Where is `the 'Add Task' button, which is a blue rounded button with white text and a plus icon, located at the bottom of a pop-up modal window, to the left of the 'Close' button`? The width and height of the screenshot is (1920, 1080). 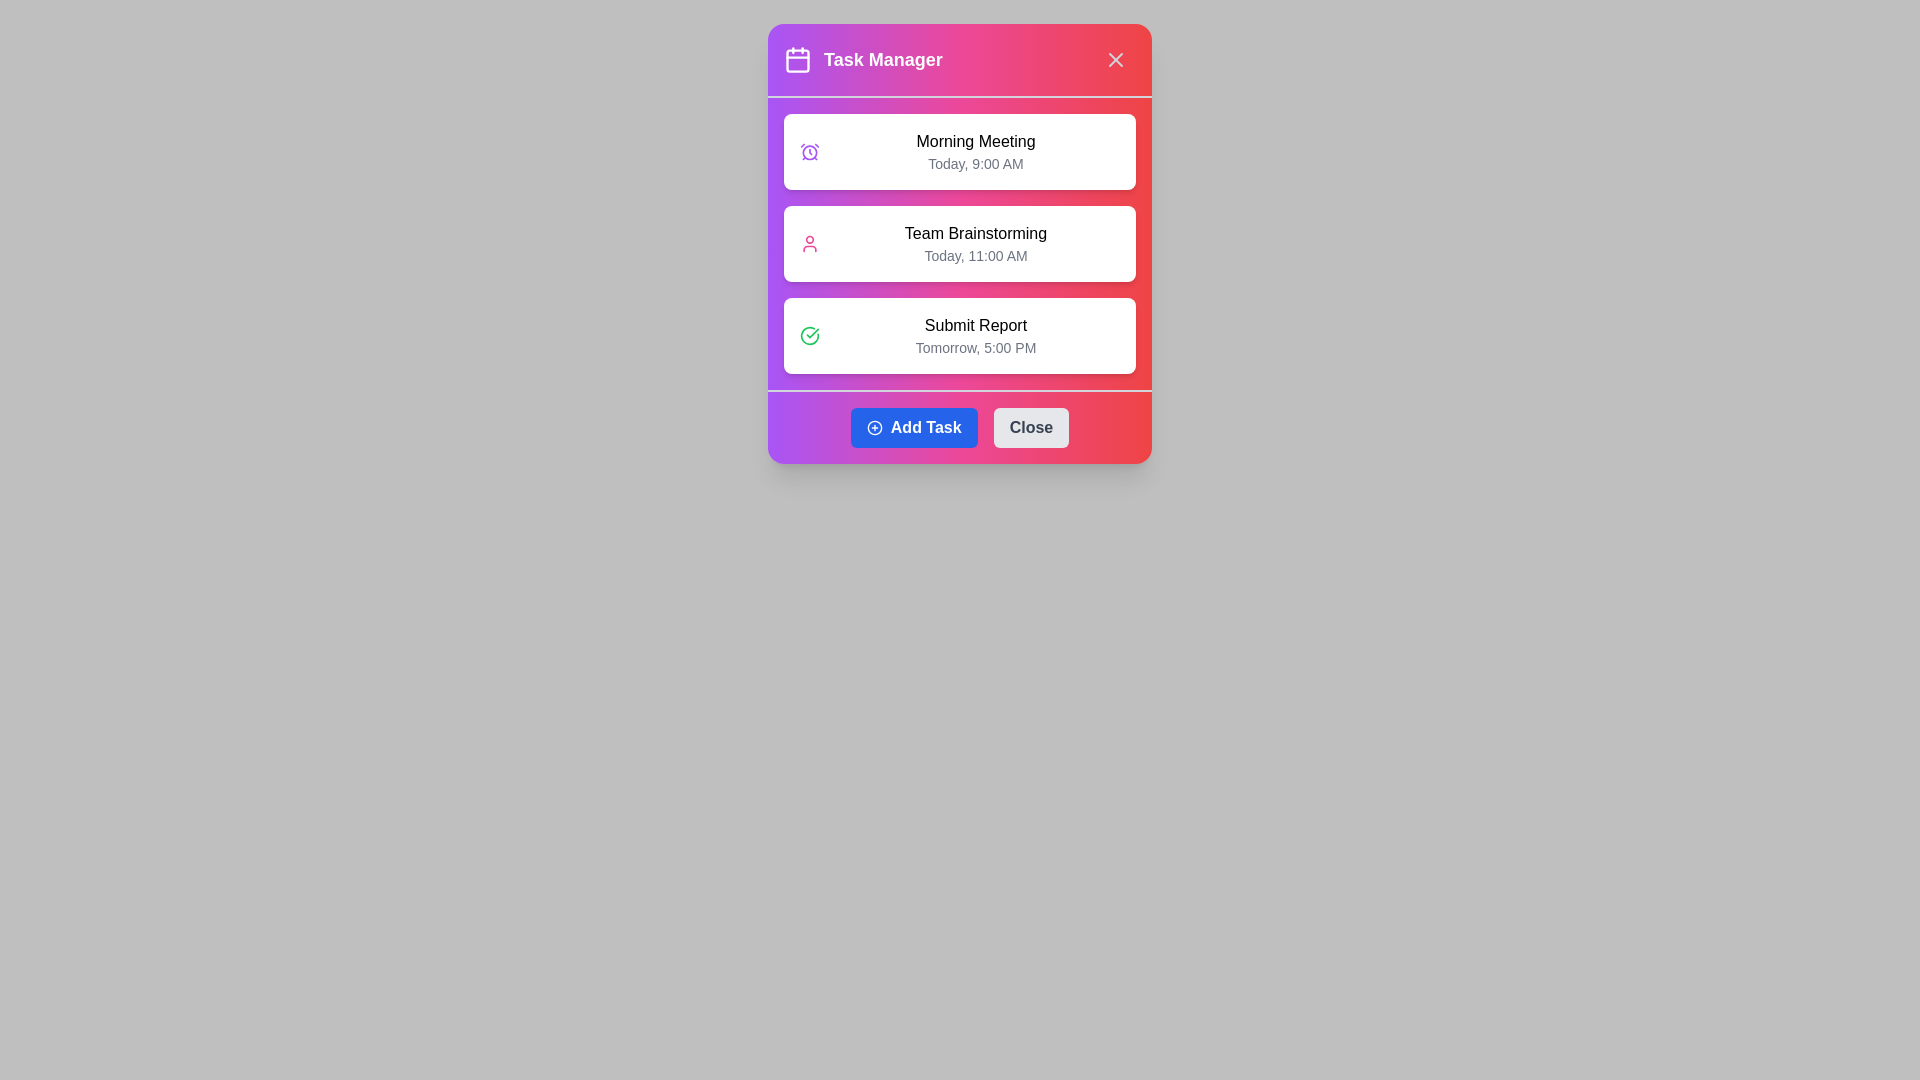 the 'Add Task' button, which is a blue rounded button with white text and a plus icon, located at the bottom of a pop-up modal window, to the left of the 'Close' button is located at coordinates (913, 427).